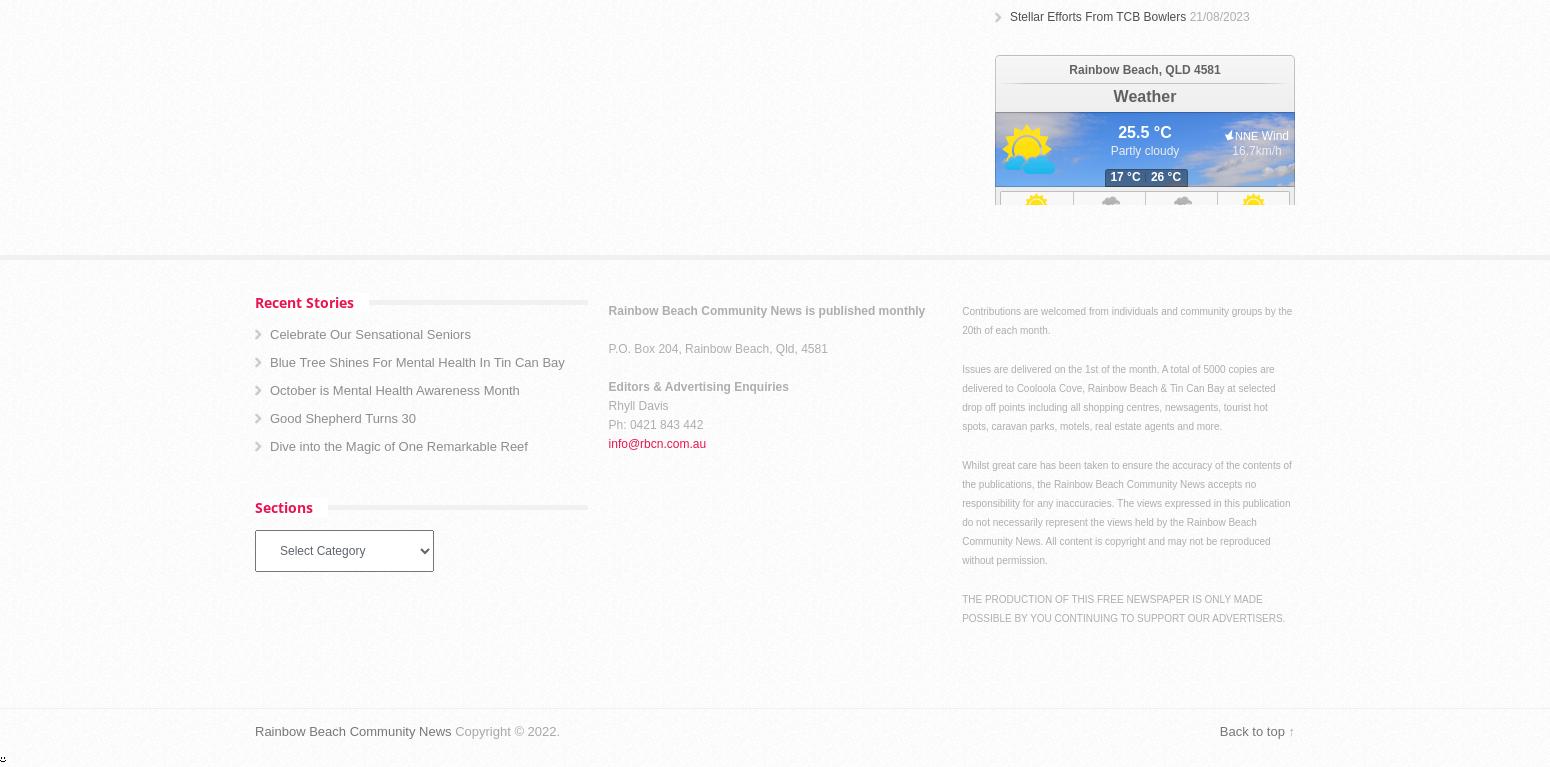  What do you see at coordinates (696, 386) in the screenshot?
I see `'Editors & Advertising Enquiries'` at bounding box center [696, 386].